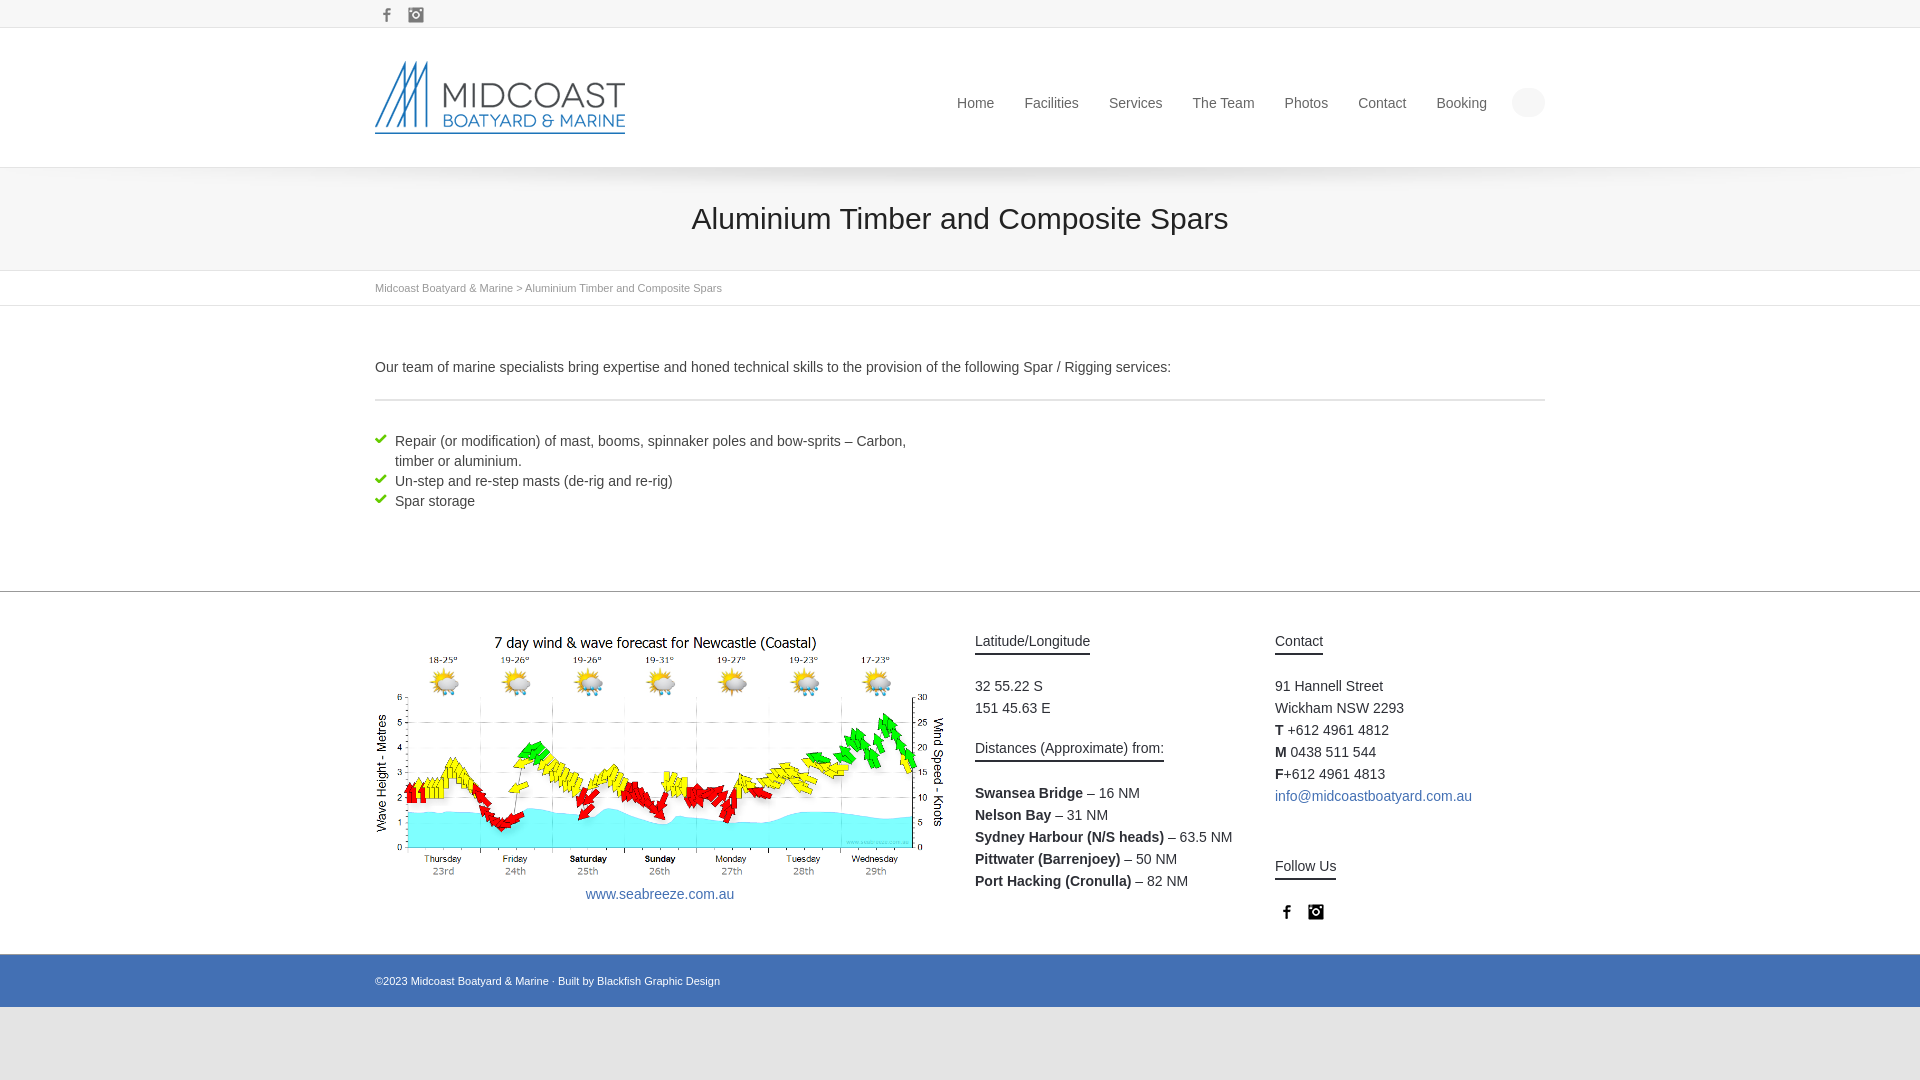 The height and width of the screenshot is (1080, 1920). I want to click on 'Instagram', so click(1315, 911).